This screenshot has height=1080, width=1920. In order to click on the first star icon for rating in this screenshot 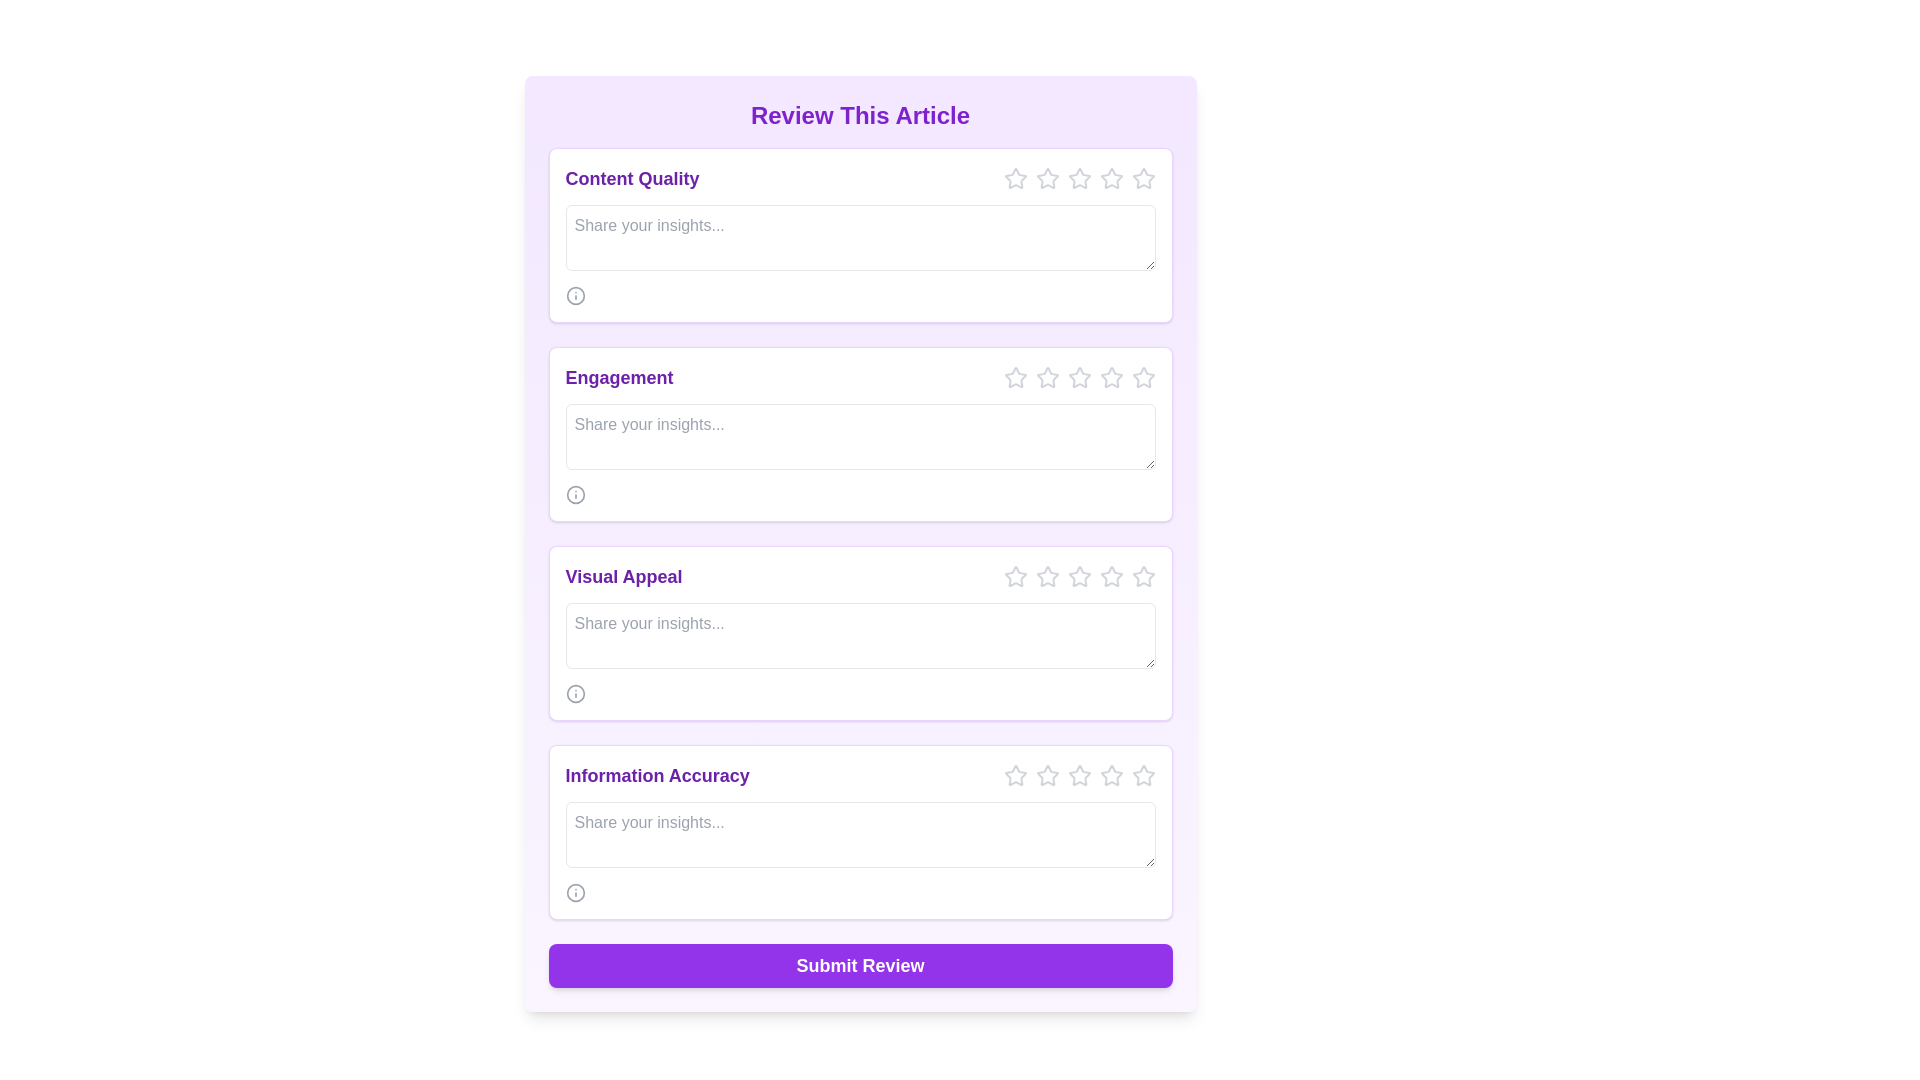, I will do `click(1046, 377)`.